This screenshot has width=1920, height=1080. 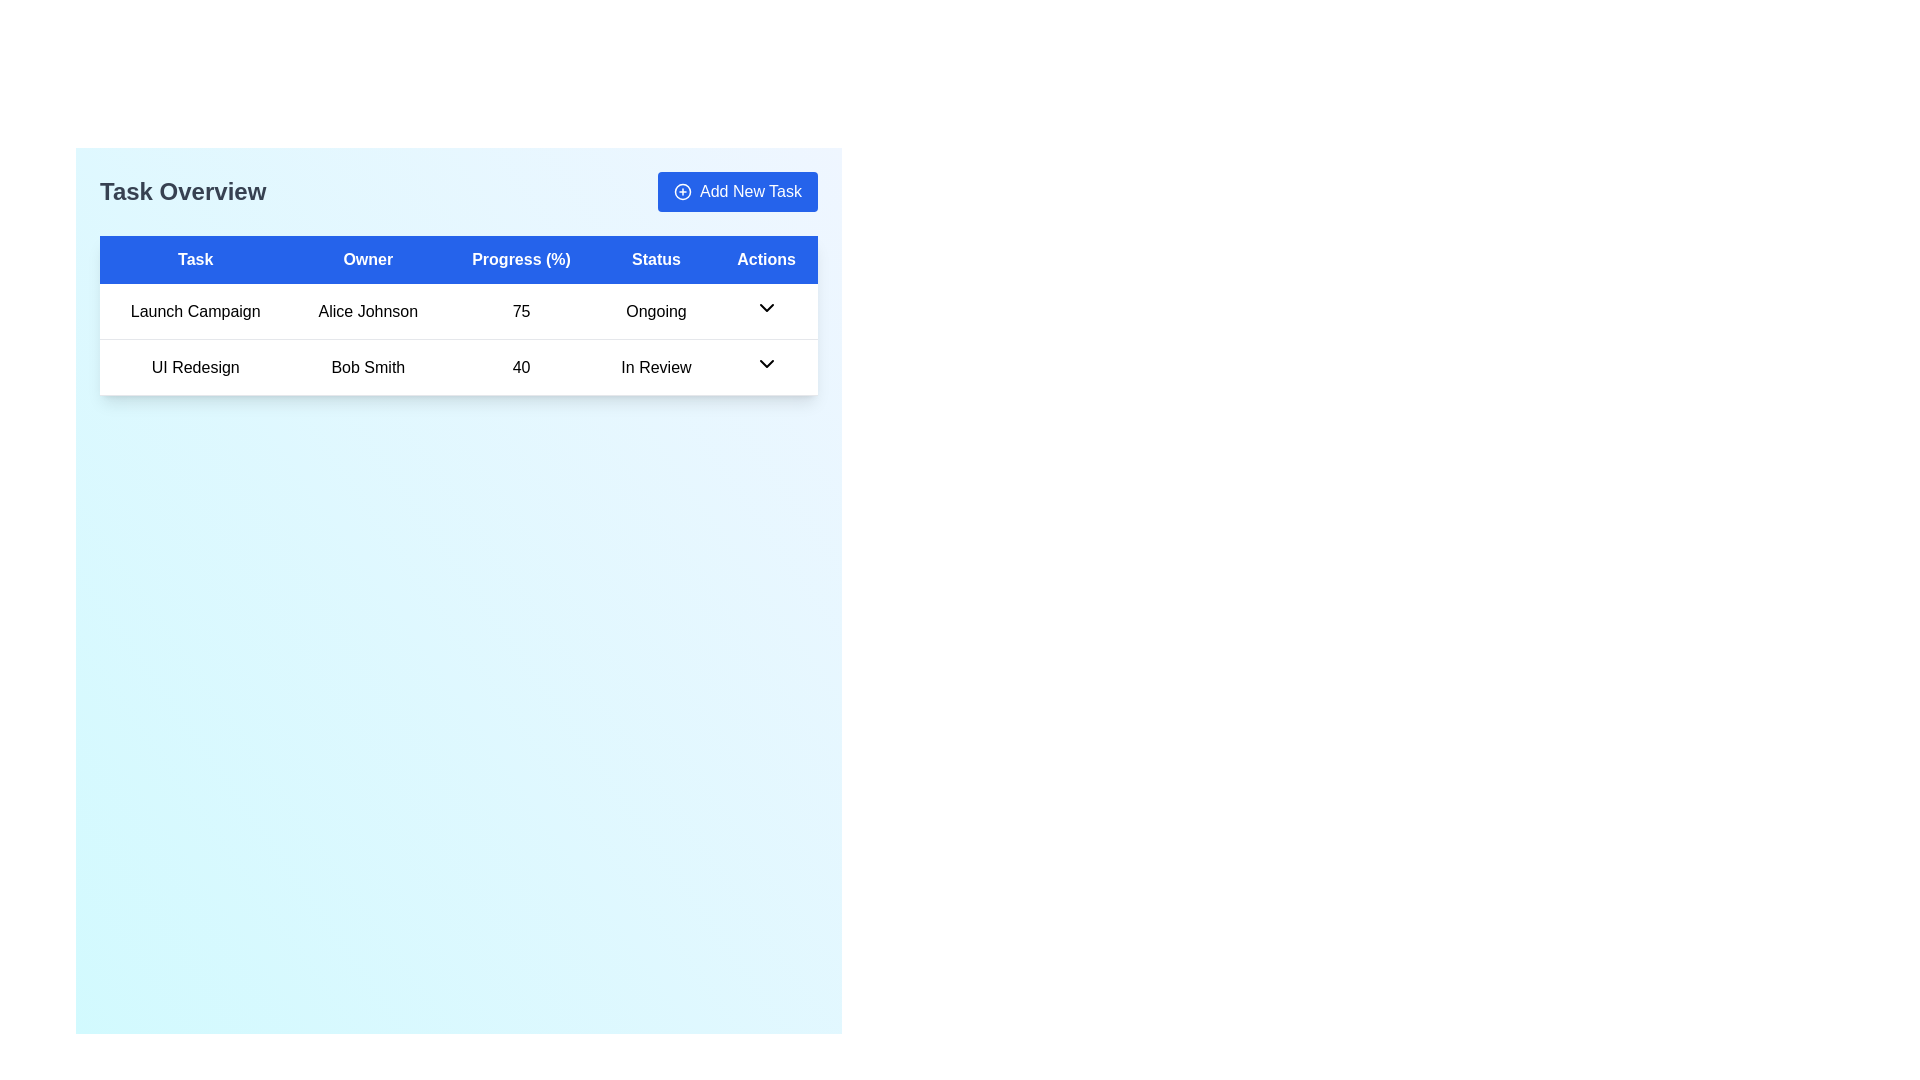 I want to click on the 'Task Overview' text element which serves as a title for the task management section, so click(x=183, y=192).